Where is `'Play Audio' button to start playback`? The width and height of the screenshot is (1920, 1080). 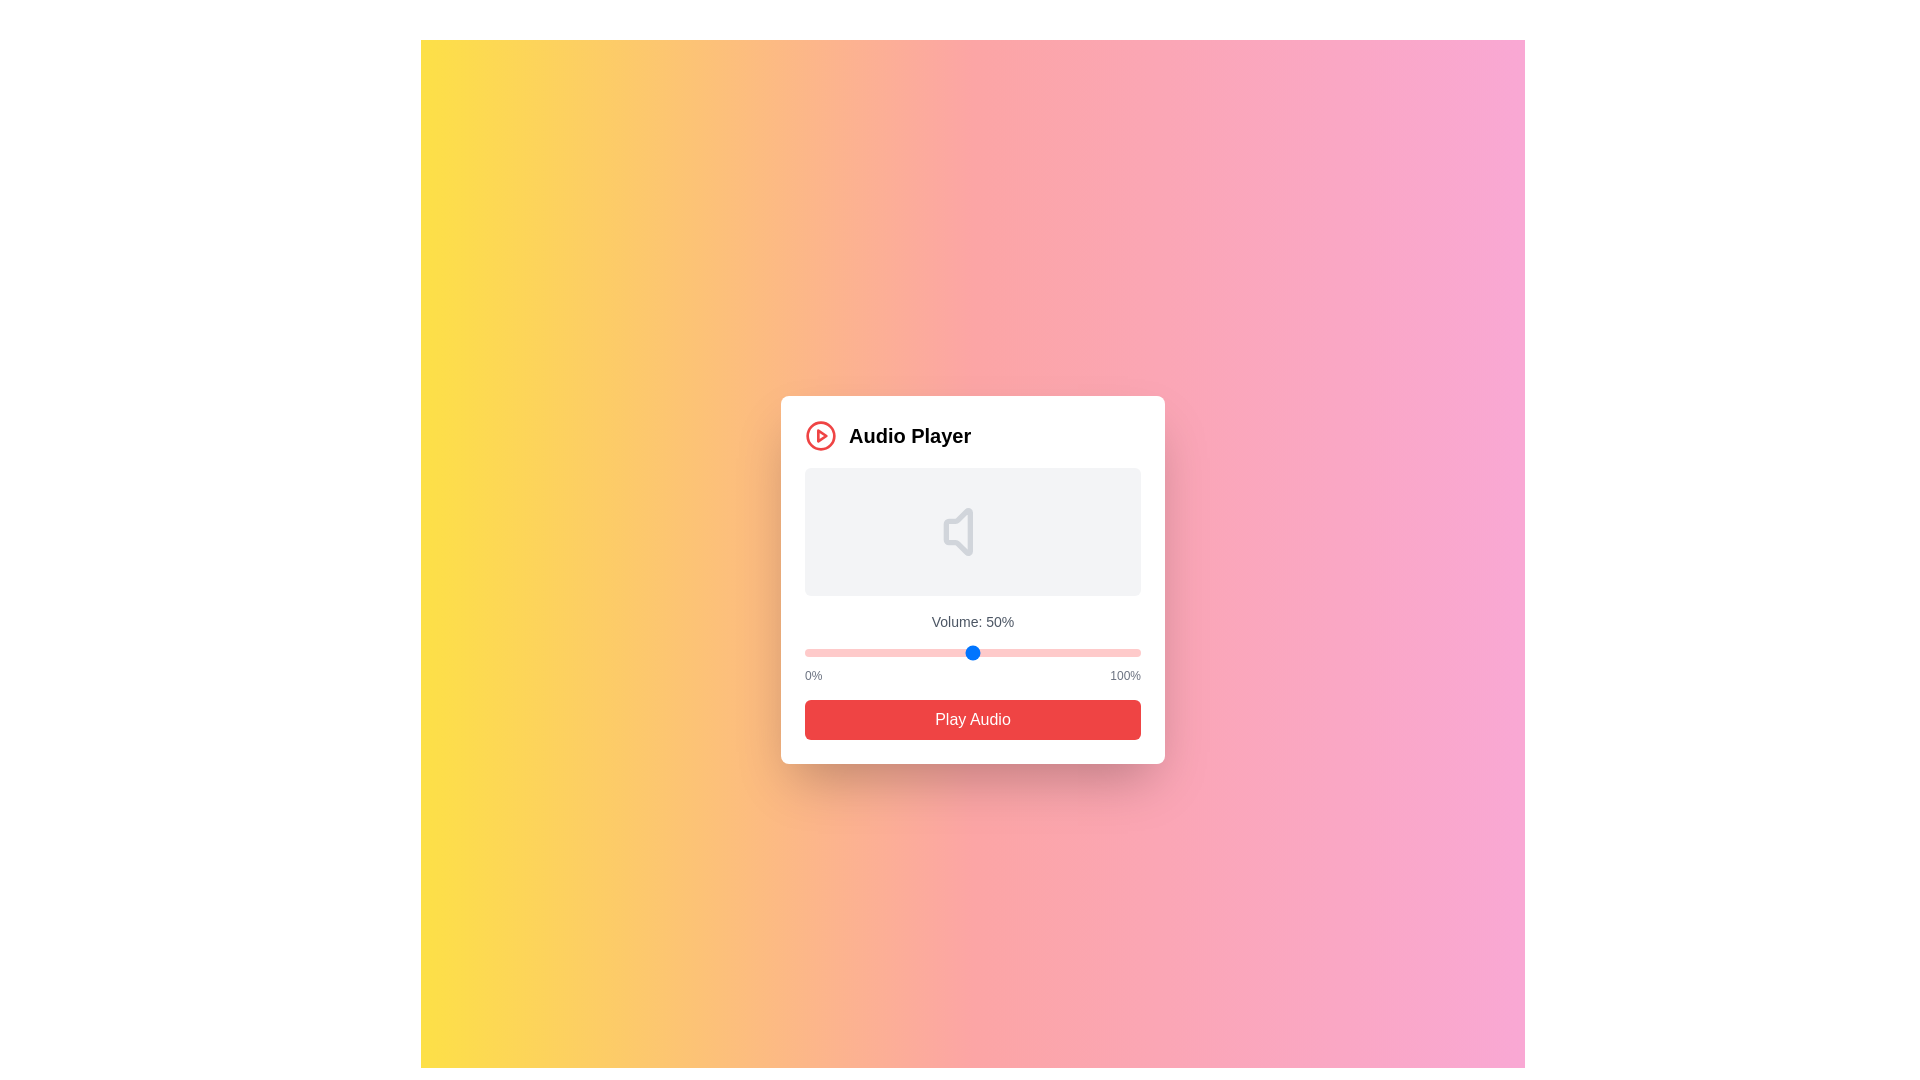
'Play Audio' button to start playback is located at coordinates (973, 720).